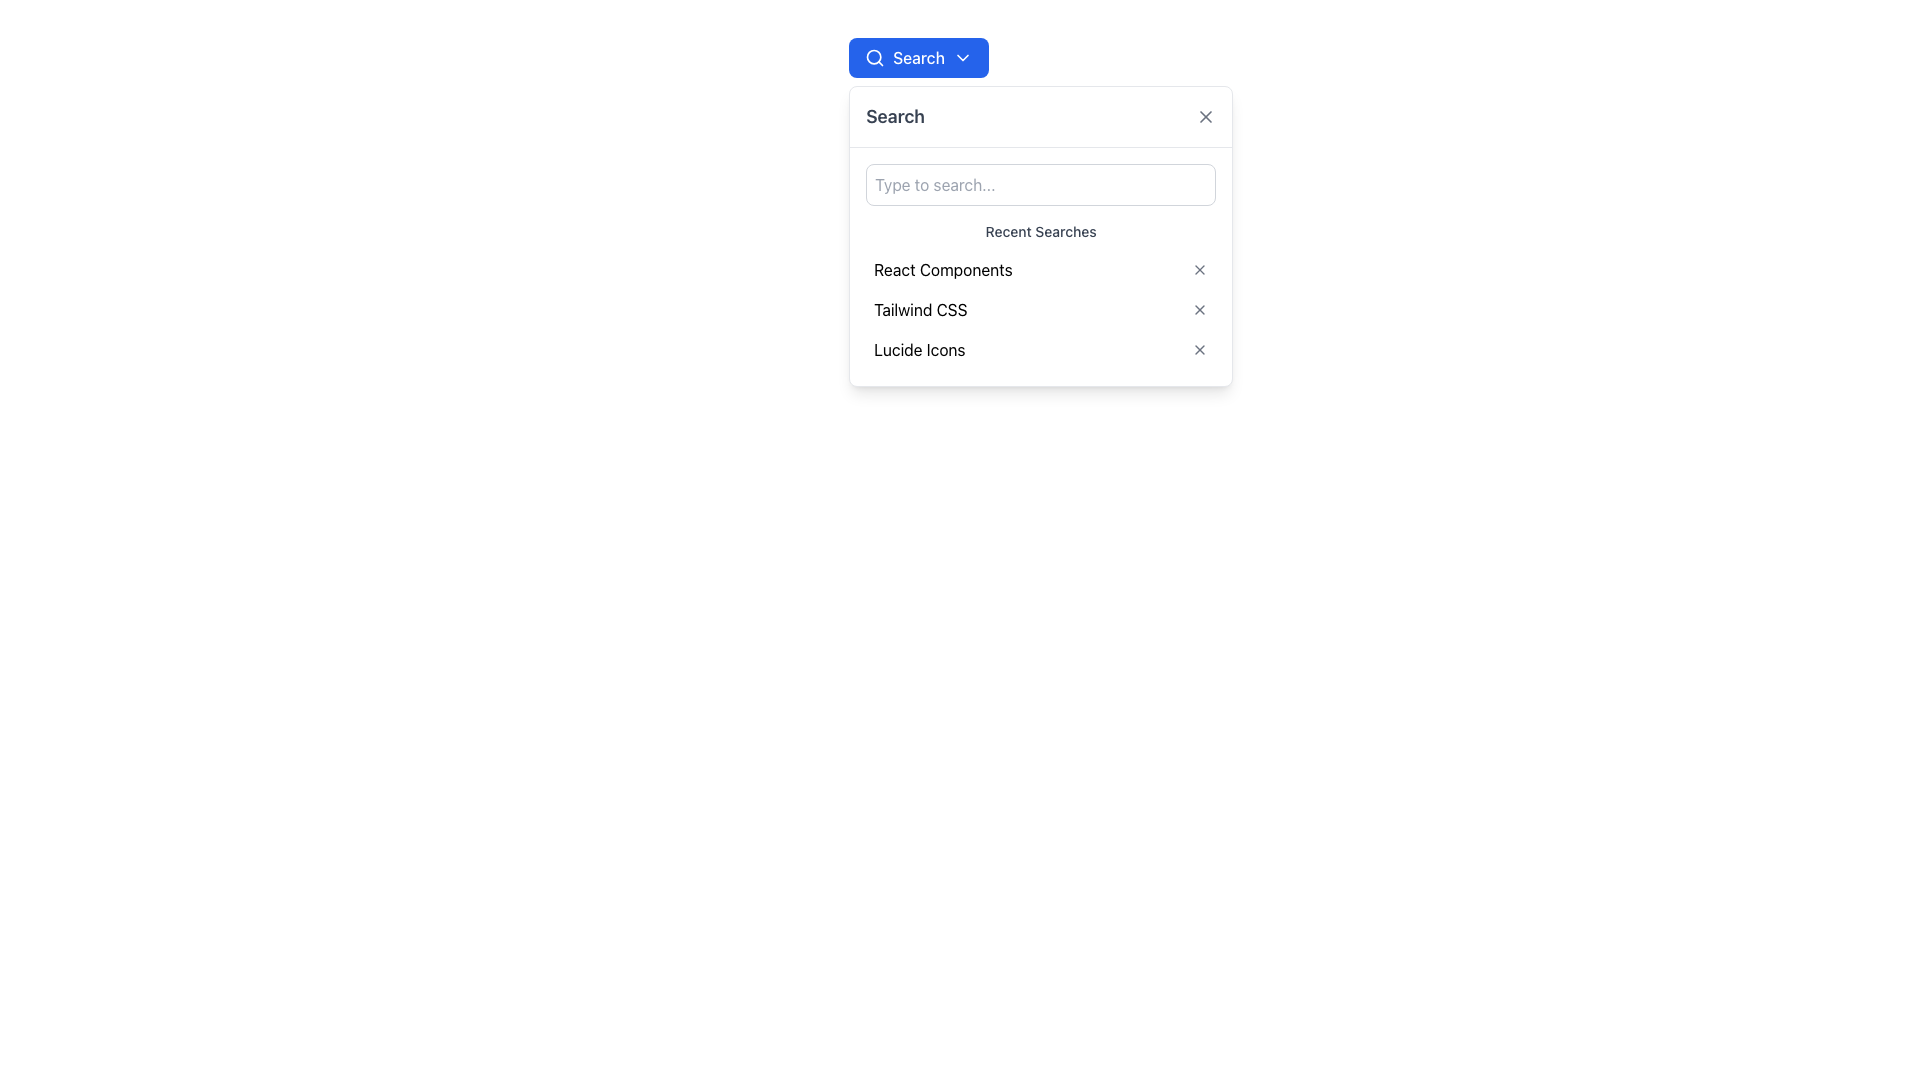 This screenshot has width=1920, height=1080. Describe the element at coordinates (1040, 309) in the screenshot. I see `the middle entry in the dropdown list containing 'Tailwind CSS'` at that location.